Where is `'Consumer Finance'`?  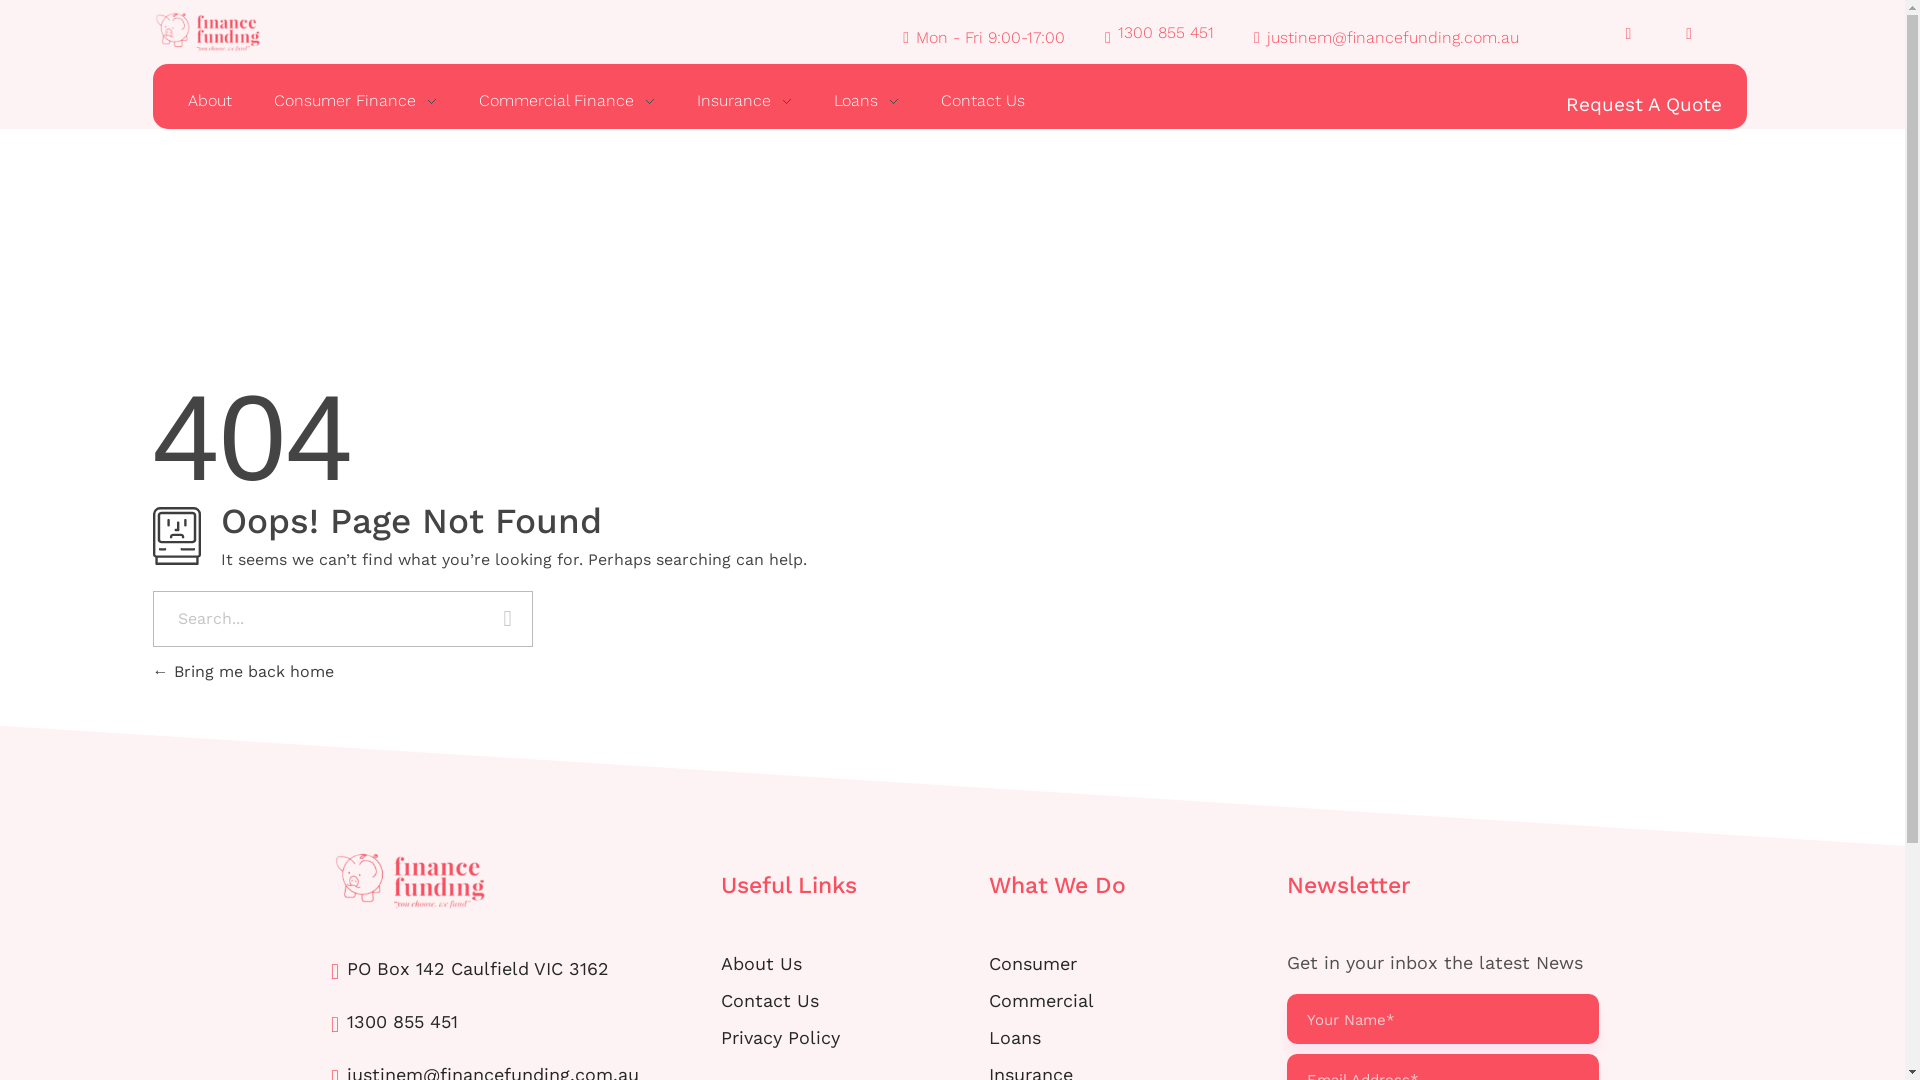
'Consumer Finance' is located at coordinates (354, 100).